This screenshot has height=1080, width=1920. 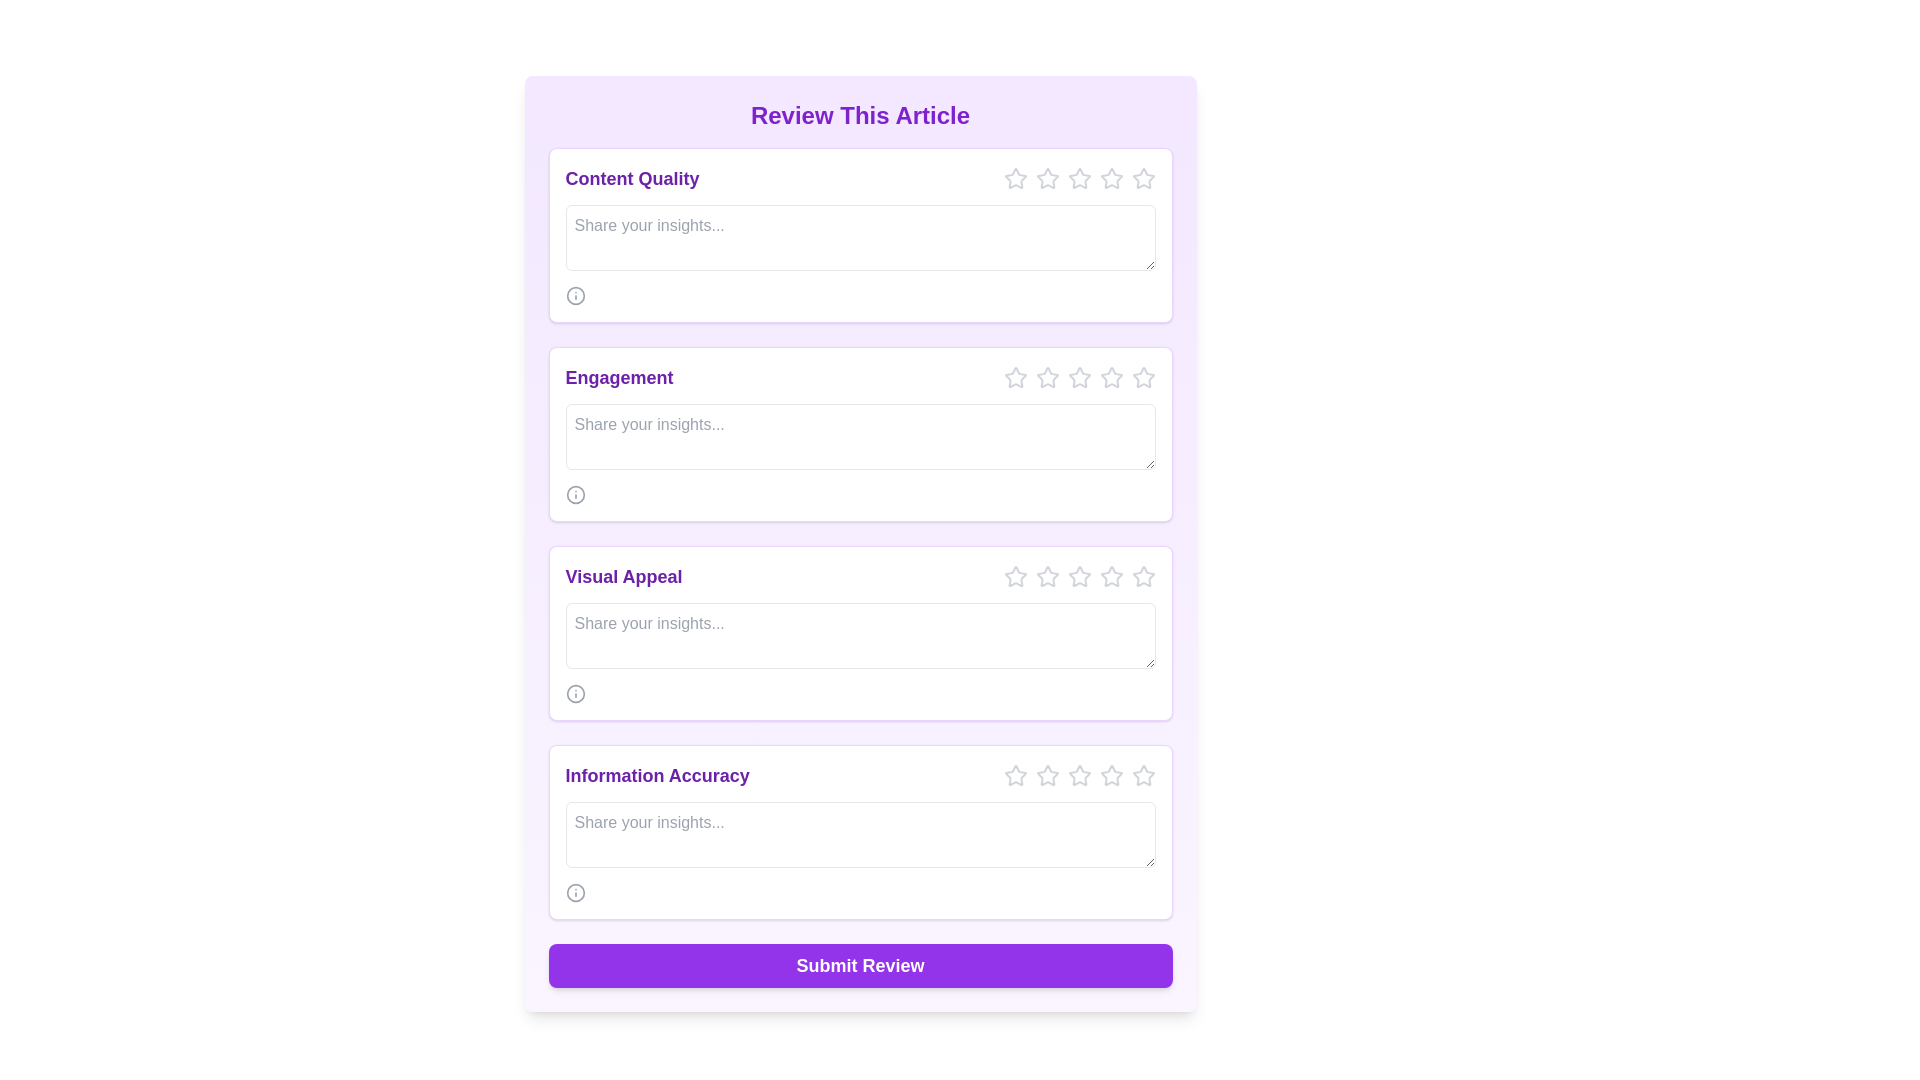 I want to click on the third star rating icon located to the right of the 'Content Quality' text, so click(x=1078, y=177).